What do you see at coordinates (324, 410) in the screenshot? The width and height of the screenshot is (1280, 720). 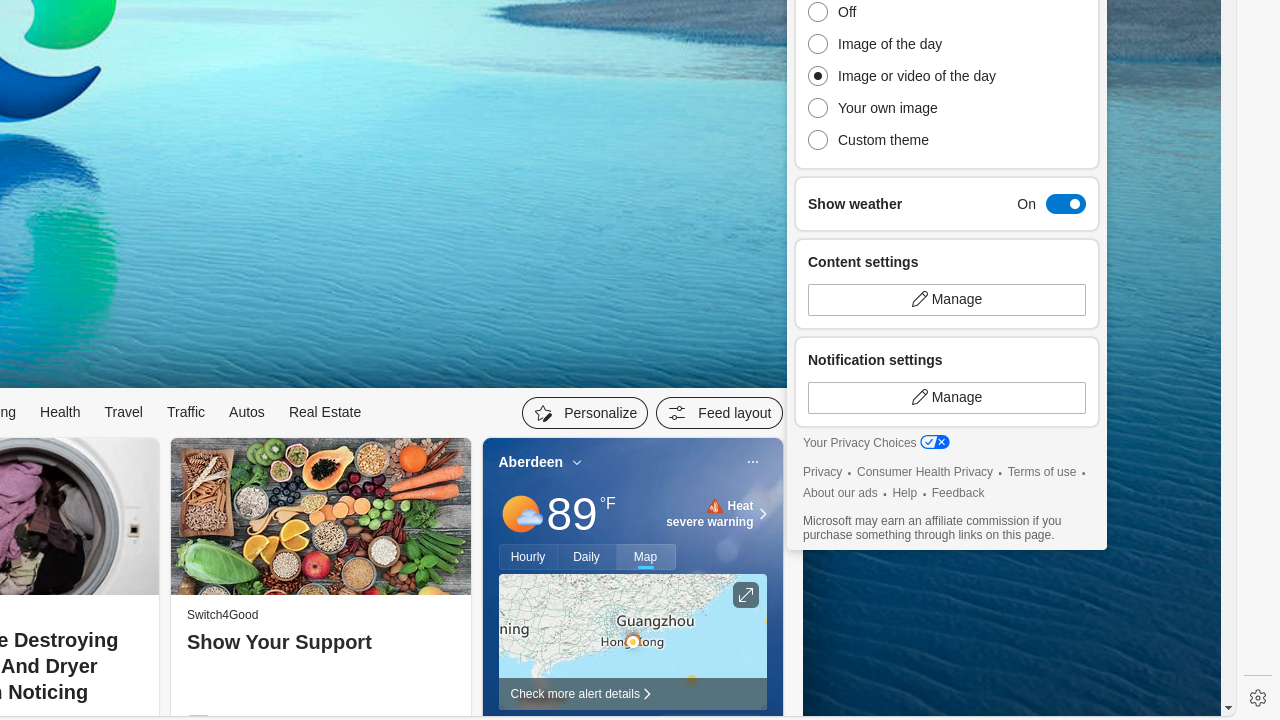 I see `'Real Estate'` at bounding box center [324, 410].